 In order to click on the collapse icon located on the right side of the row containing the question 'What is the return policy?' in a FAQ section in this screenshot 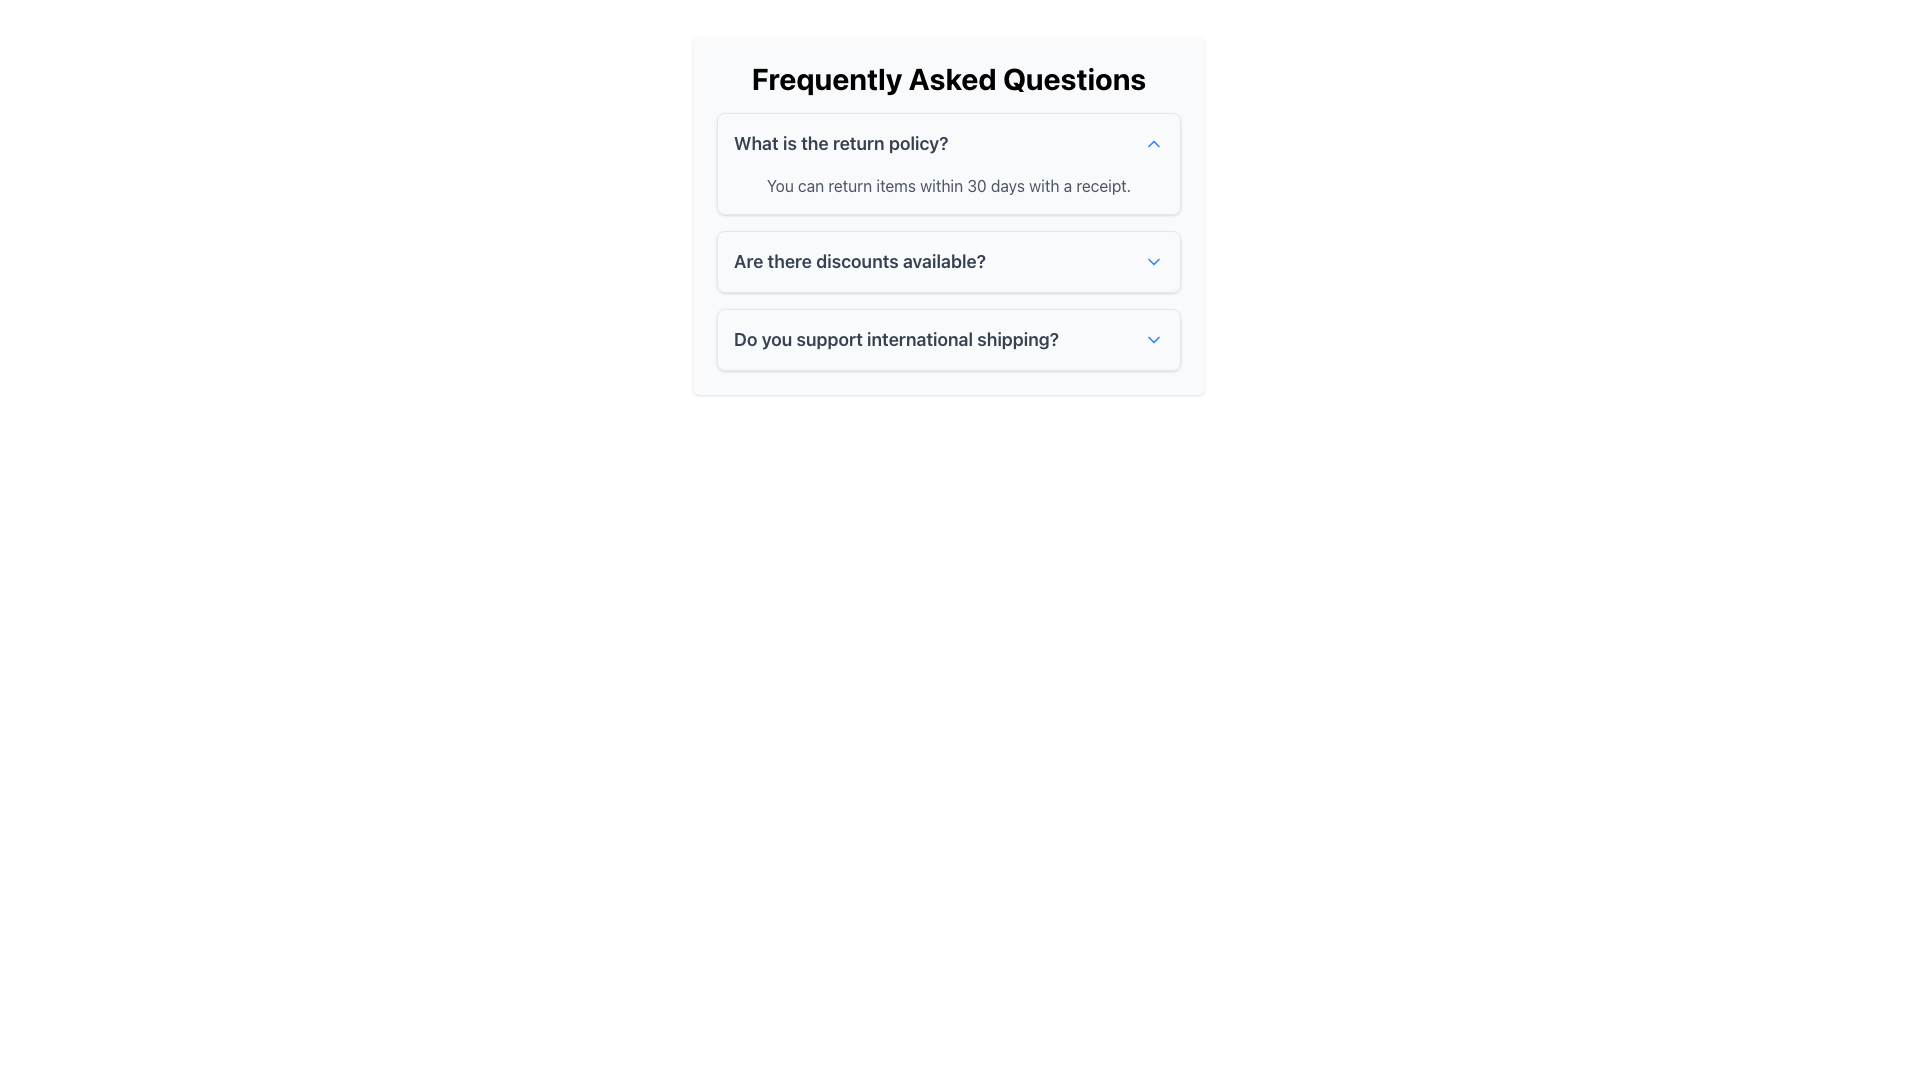, I will do `click(1153, 142)`.